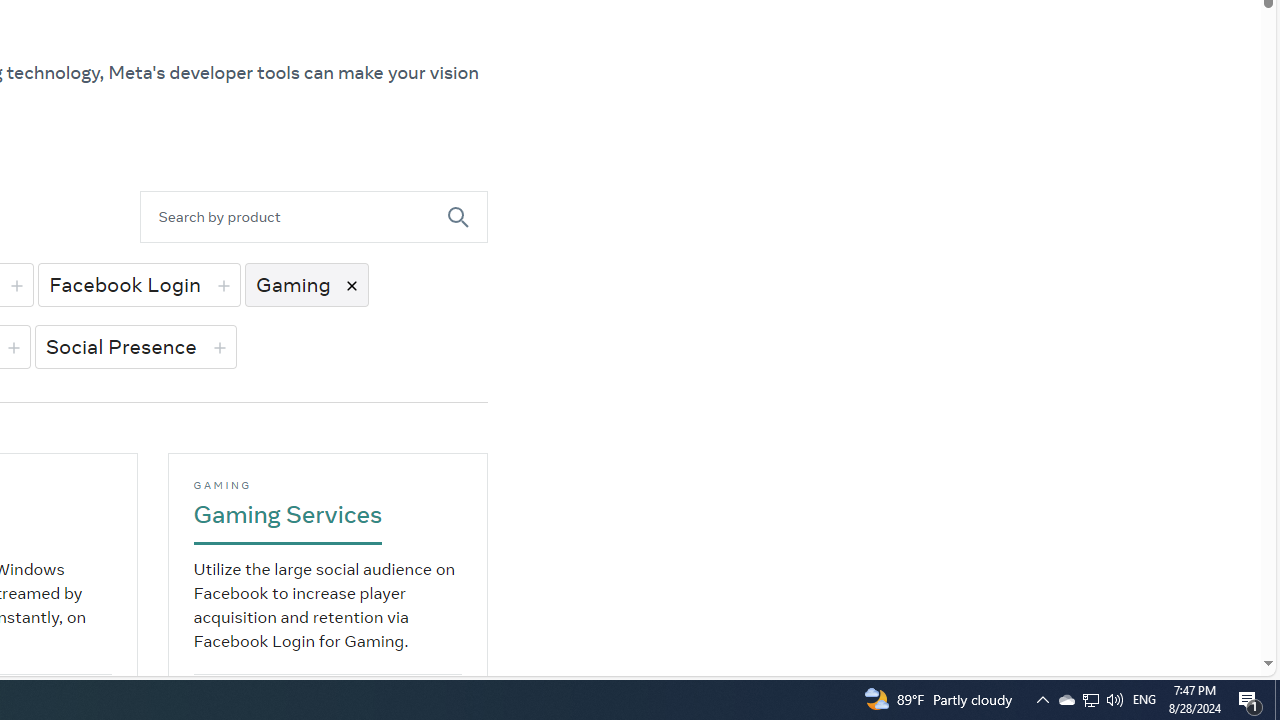  What do you see at coordinates (305, 284) in the screenshot?
I see `'Gaming'` at bounding box center [305, 284].